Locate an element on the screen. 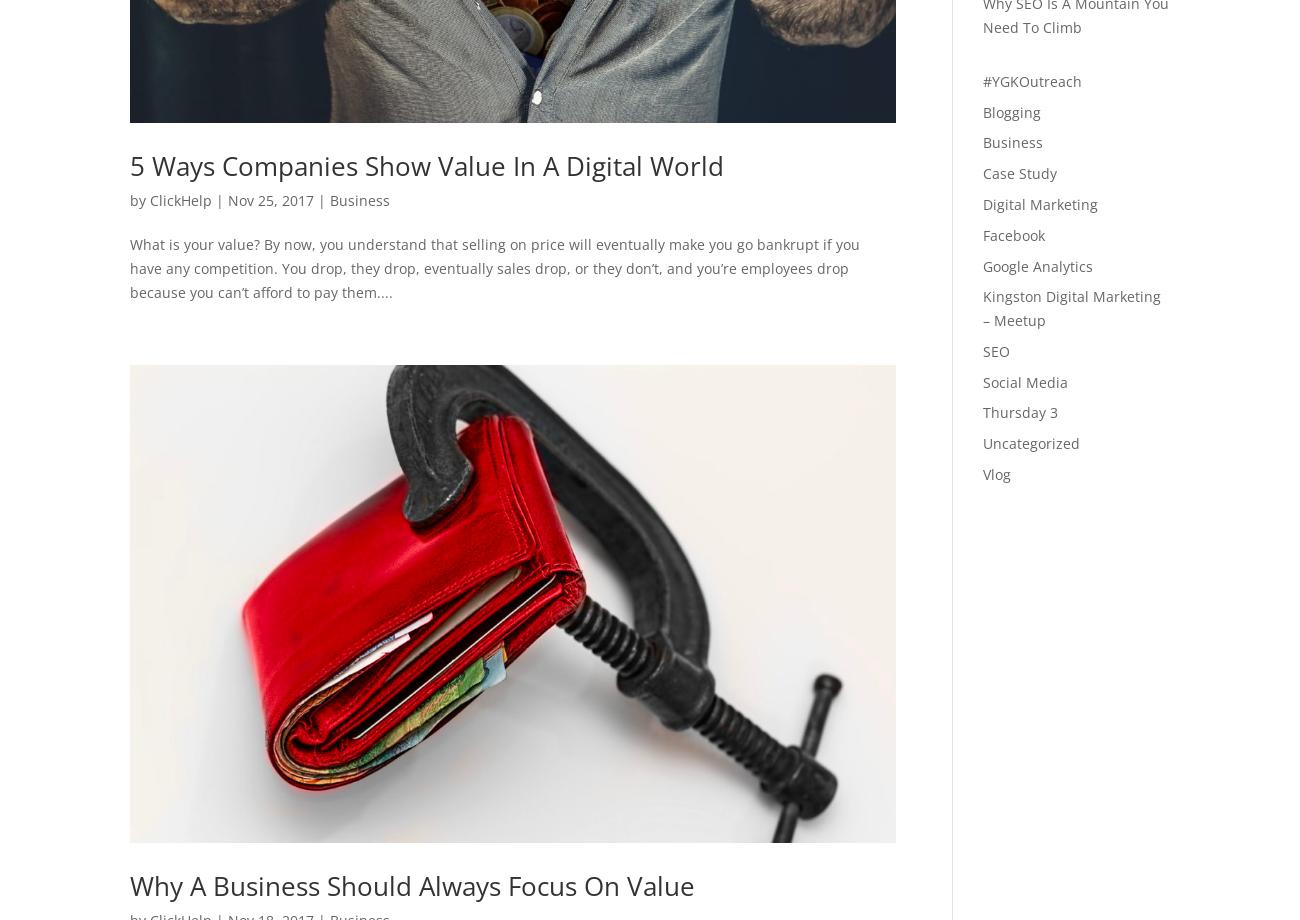 This screenshot has width=1300, height=920. 'Facebook' is located at coordinates (1011, 234).